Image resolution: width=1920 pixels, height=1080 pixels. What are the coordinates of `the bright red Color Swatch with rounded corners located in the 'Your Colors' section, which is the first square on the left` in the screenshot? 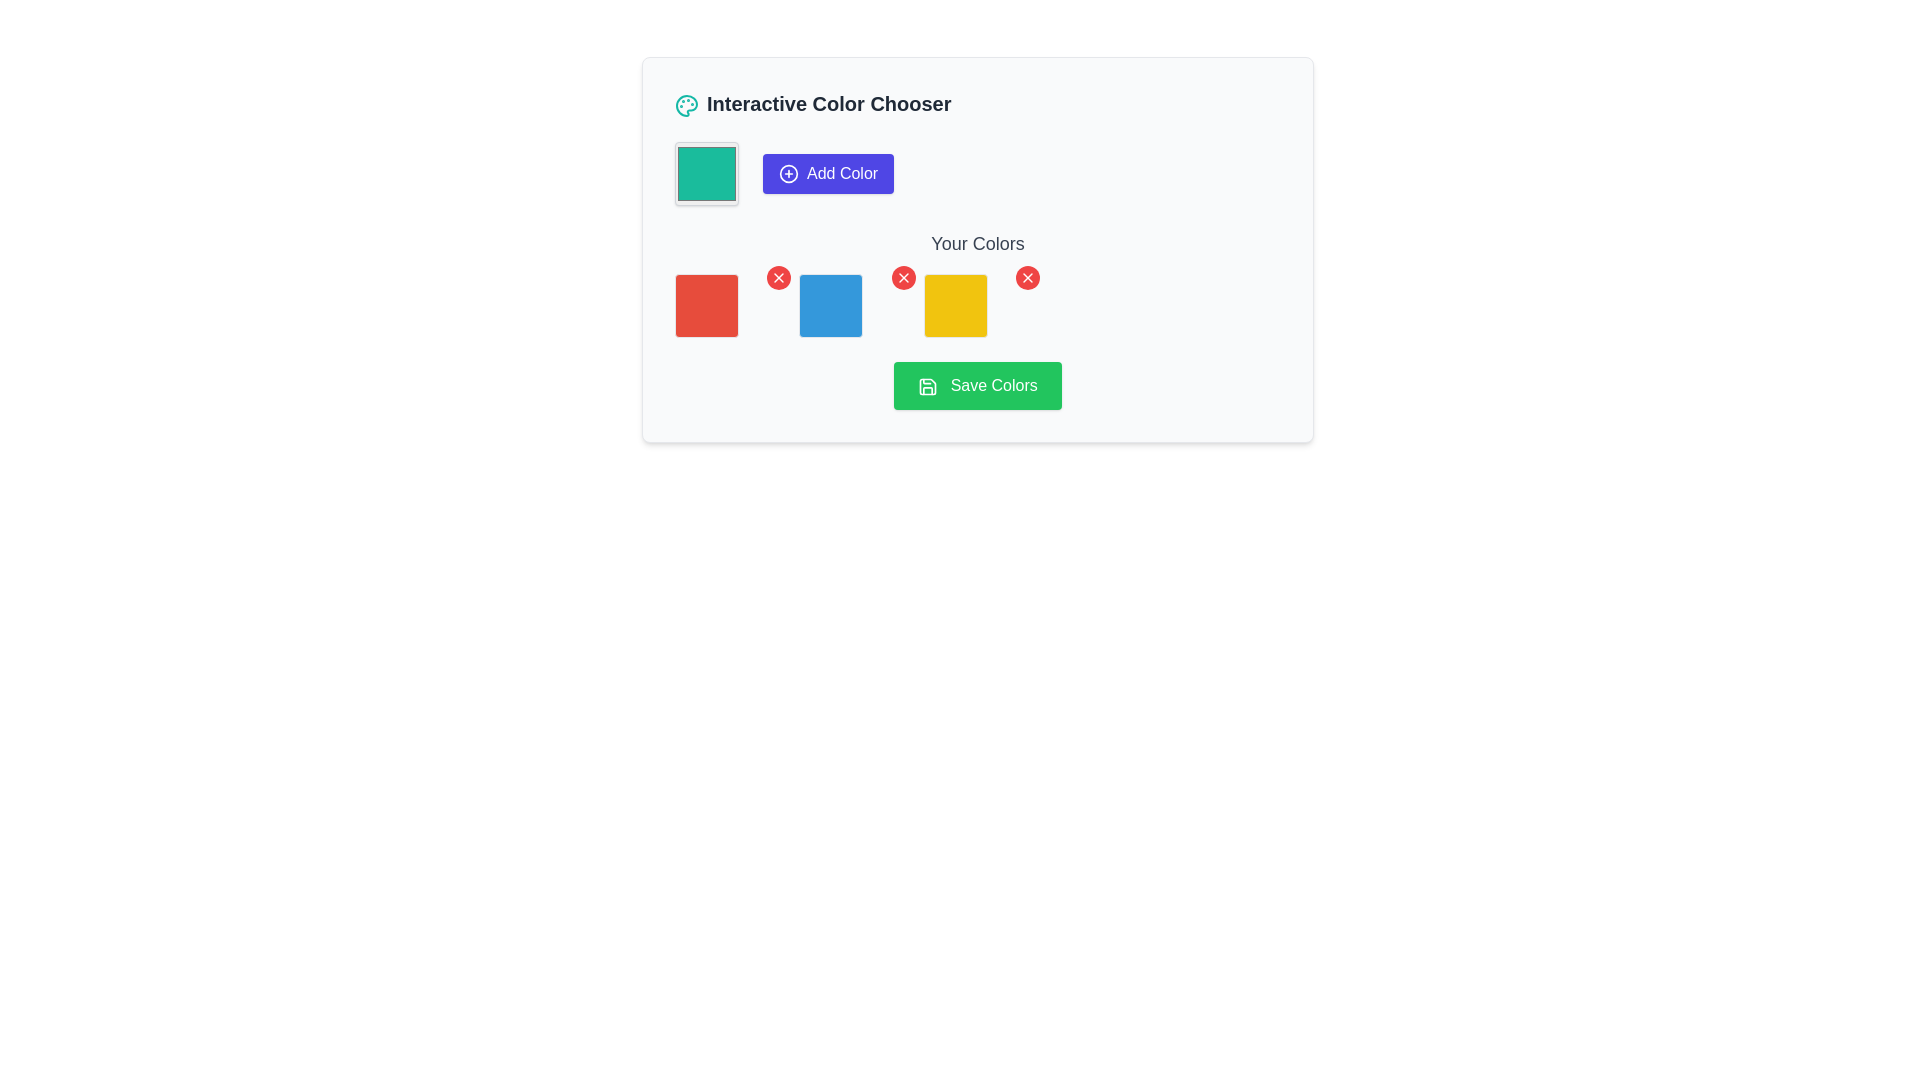 It's located at (706, 305).